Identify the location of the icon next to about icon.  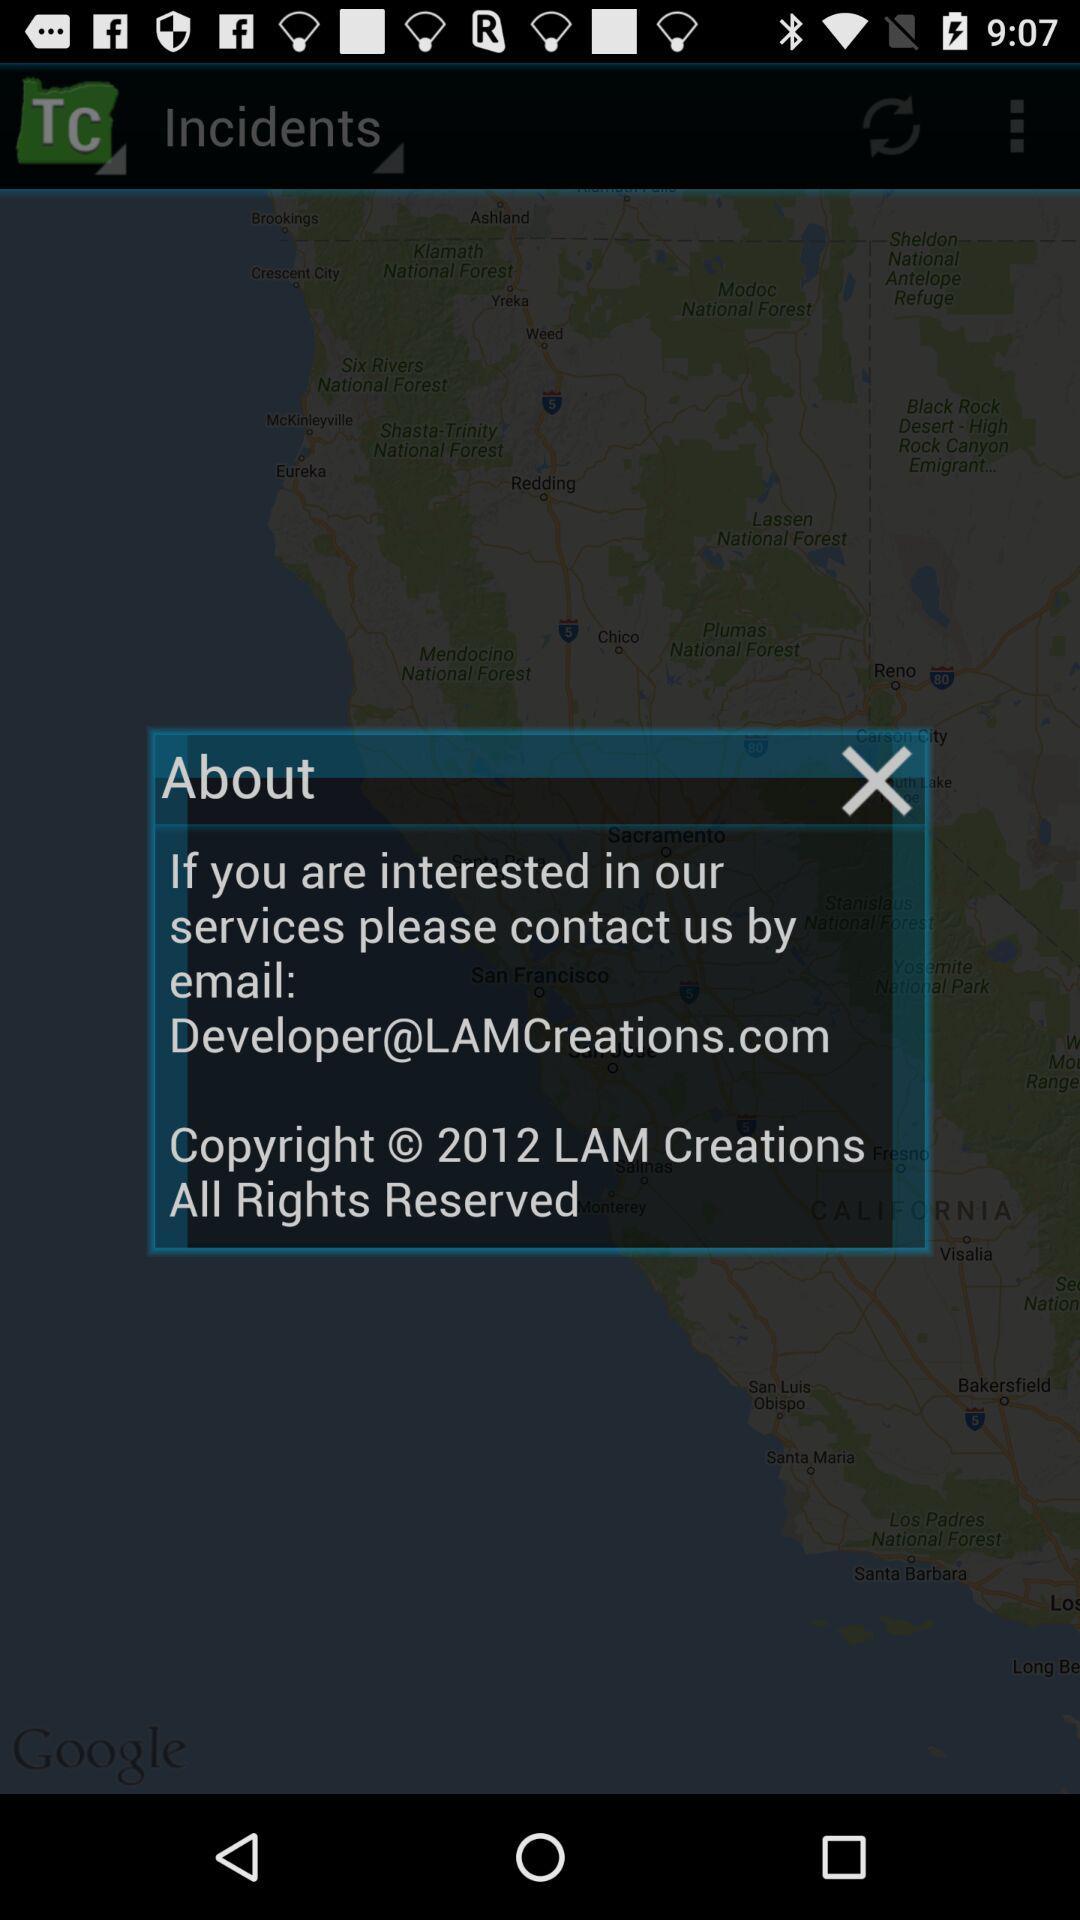
(876, 780).